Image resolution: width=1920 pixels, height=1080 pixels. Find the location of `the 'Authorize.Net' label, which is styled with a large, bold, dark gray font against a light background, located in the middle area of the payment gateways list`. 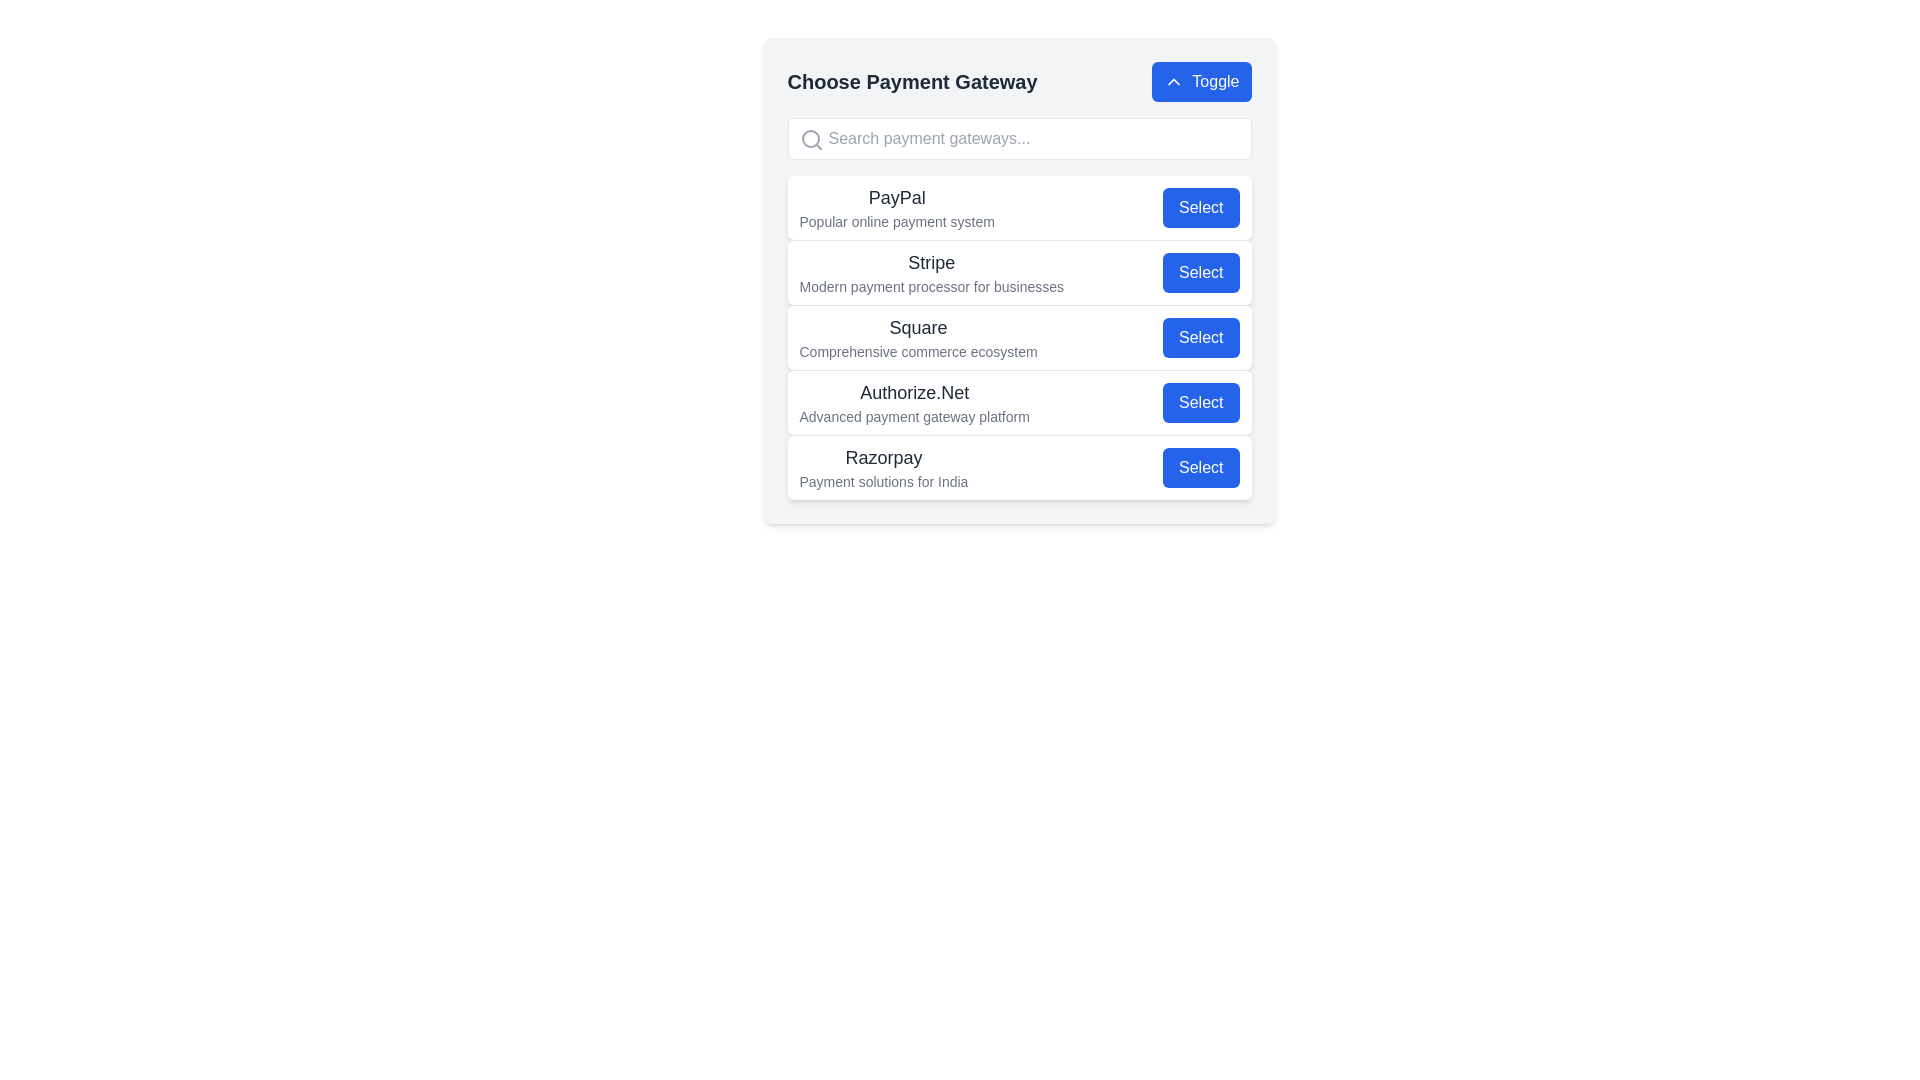

the 'Authorize.Net' label, which is styled with a large, bold, dark gray font against a light background, located in the middle area of the payment gateways list is located at coordinates (913, 393).